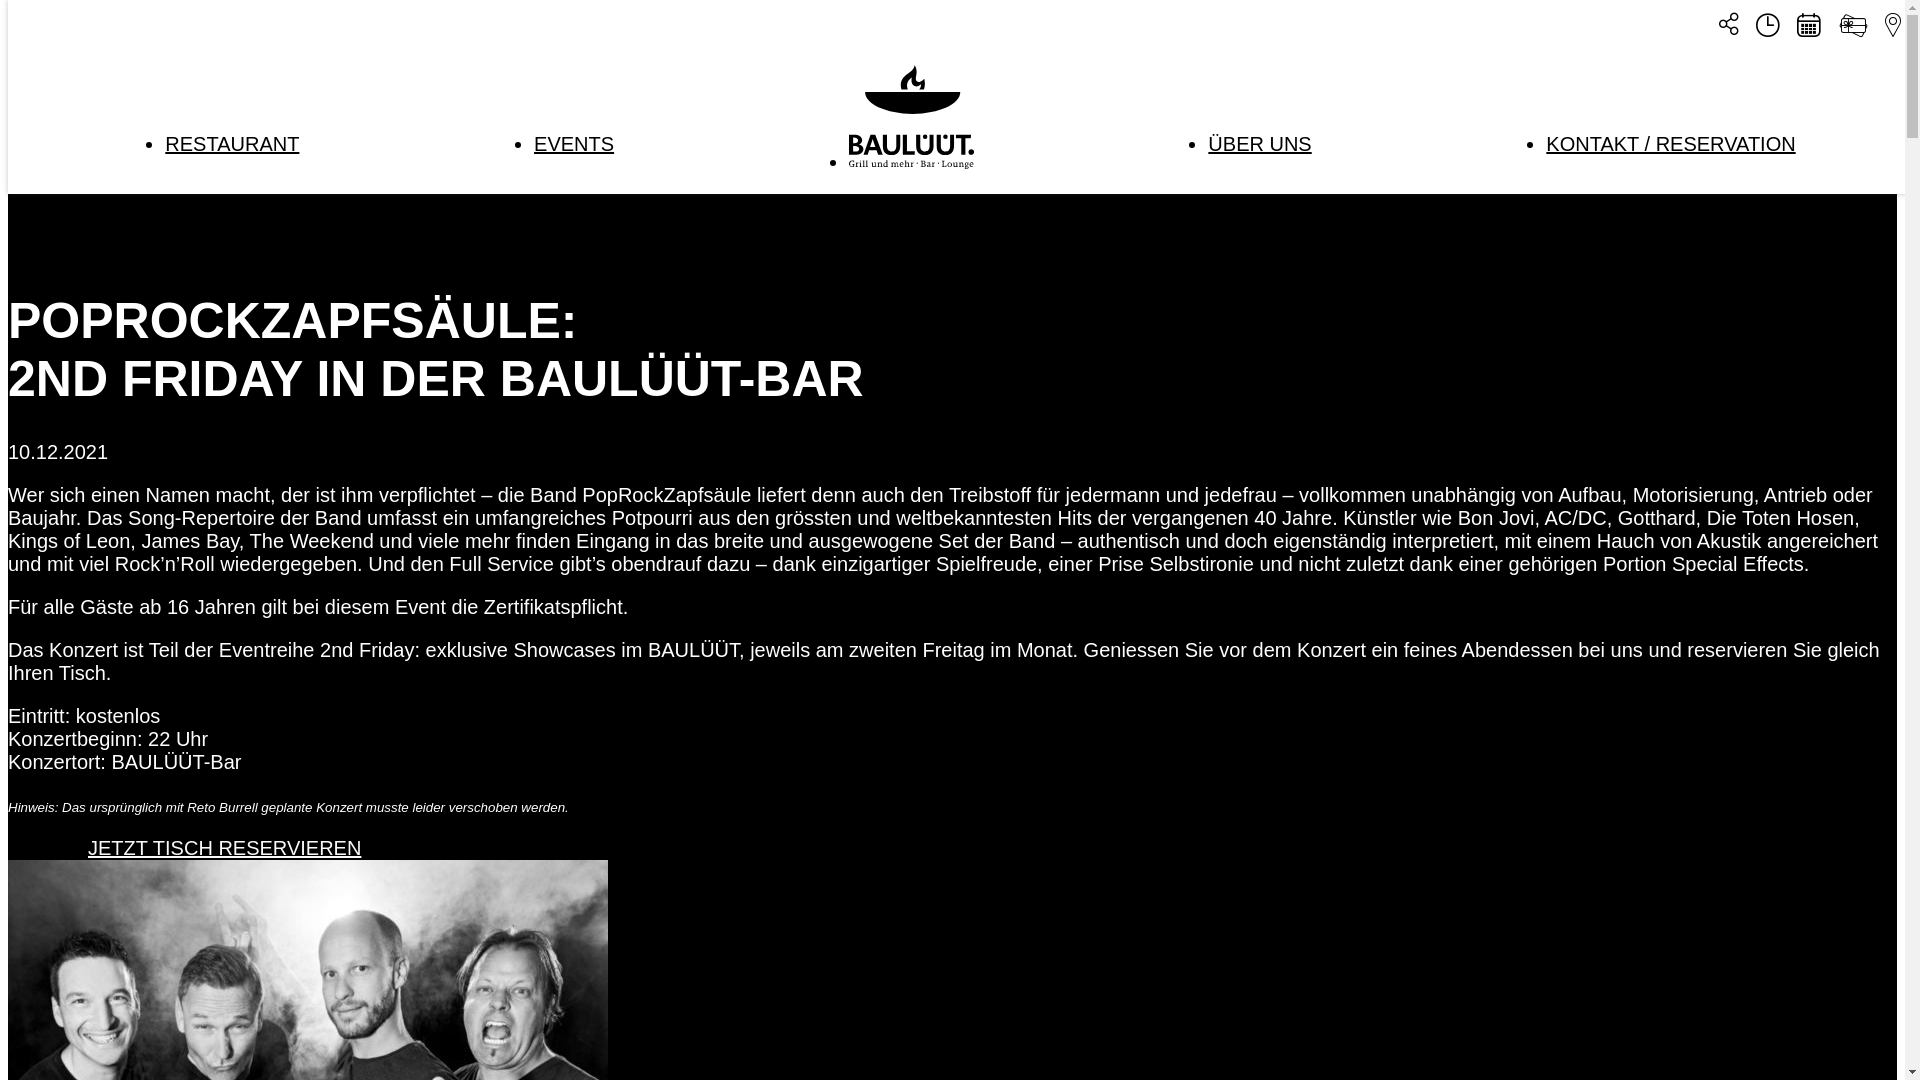 The width and height of the screenshot is (1920, 1080). I want to click on 'KONTAKT / RESERVATION', so click(1670, 142).